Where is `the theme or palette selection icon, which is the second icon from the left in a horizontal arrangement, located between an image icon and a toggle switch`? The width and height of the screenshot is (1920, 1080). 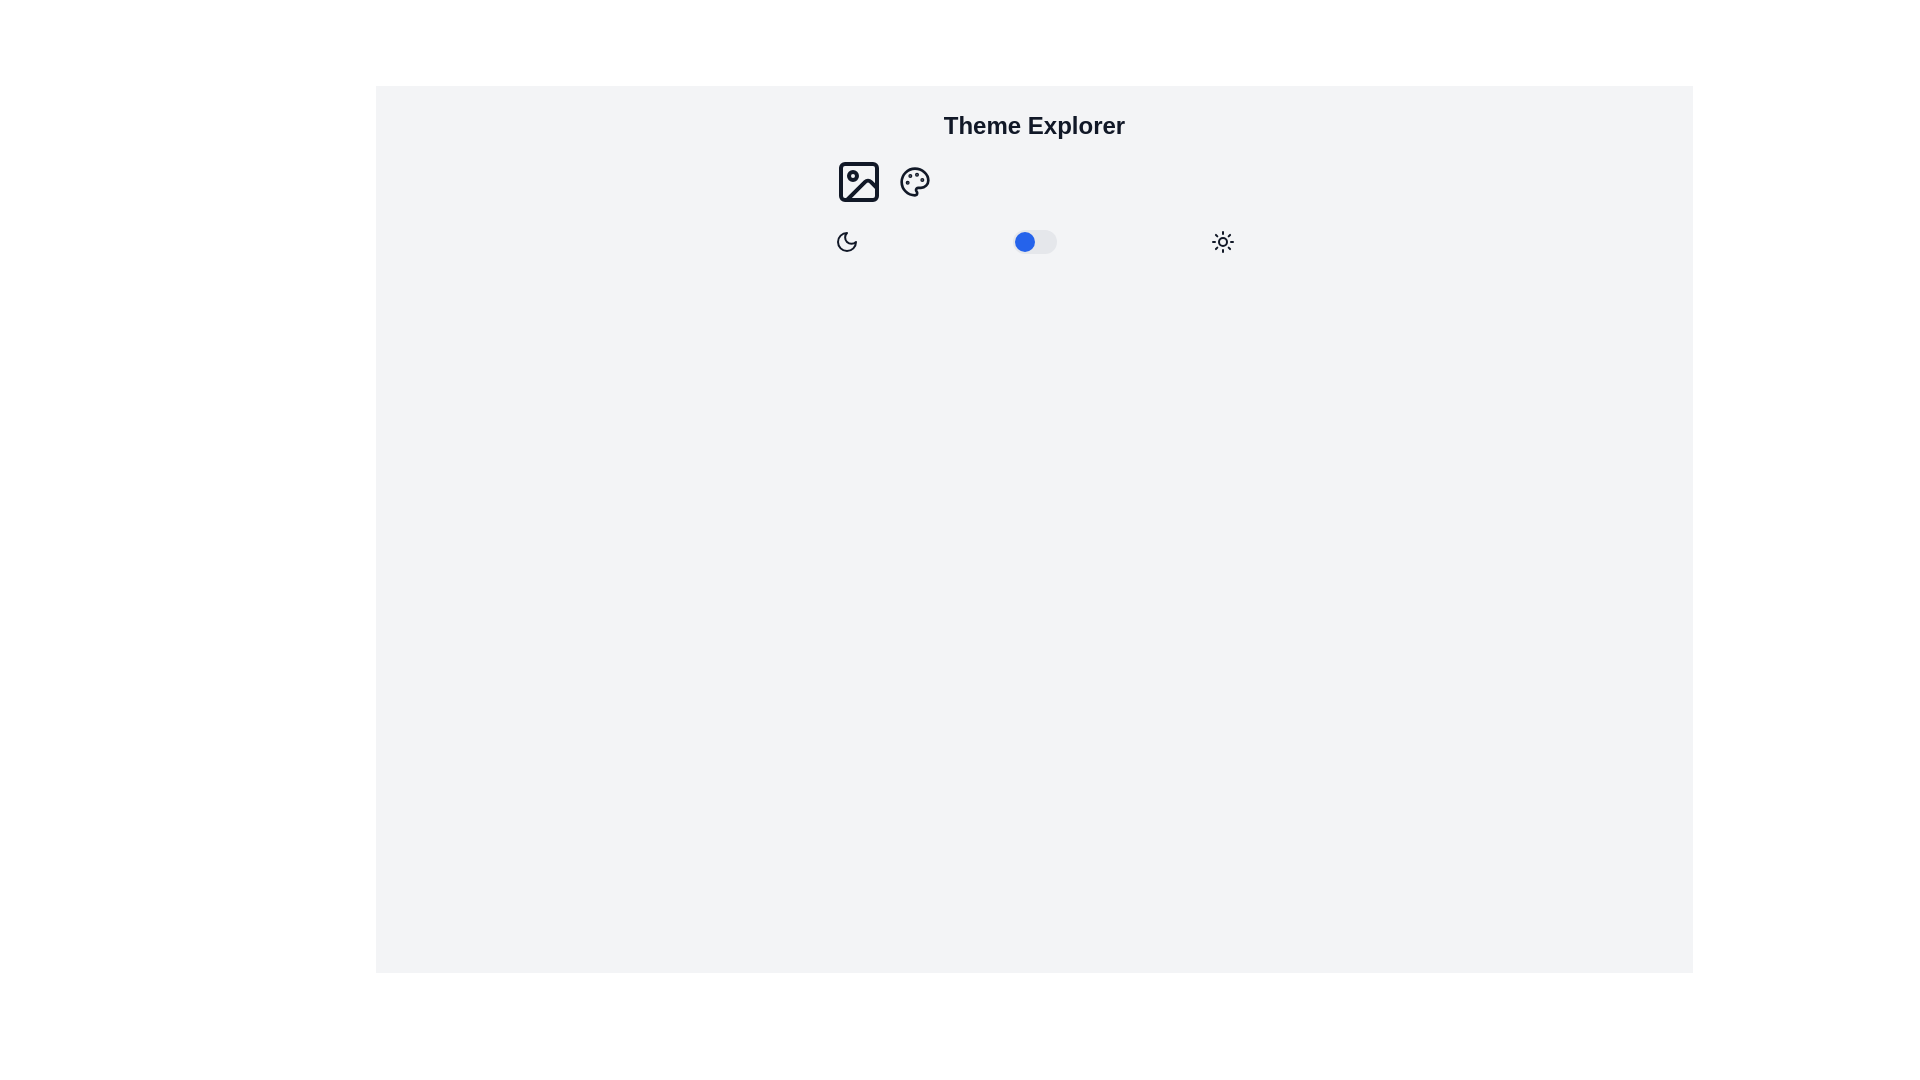
the theme or palette selection icon, which is the second icon from the left in a horizontal arrangement, located between an image icon and a toggle switch is located at coordinates (913, 181).